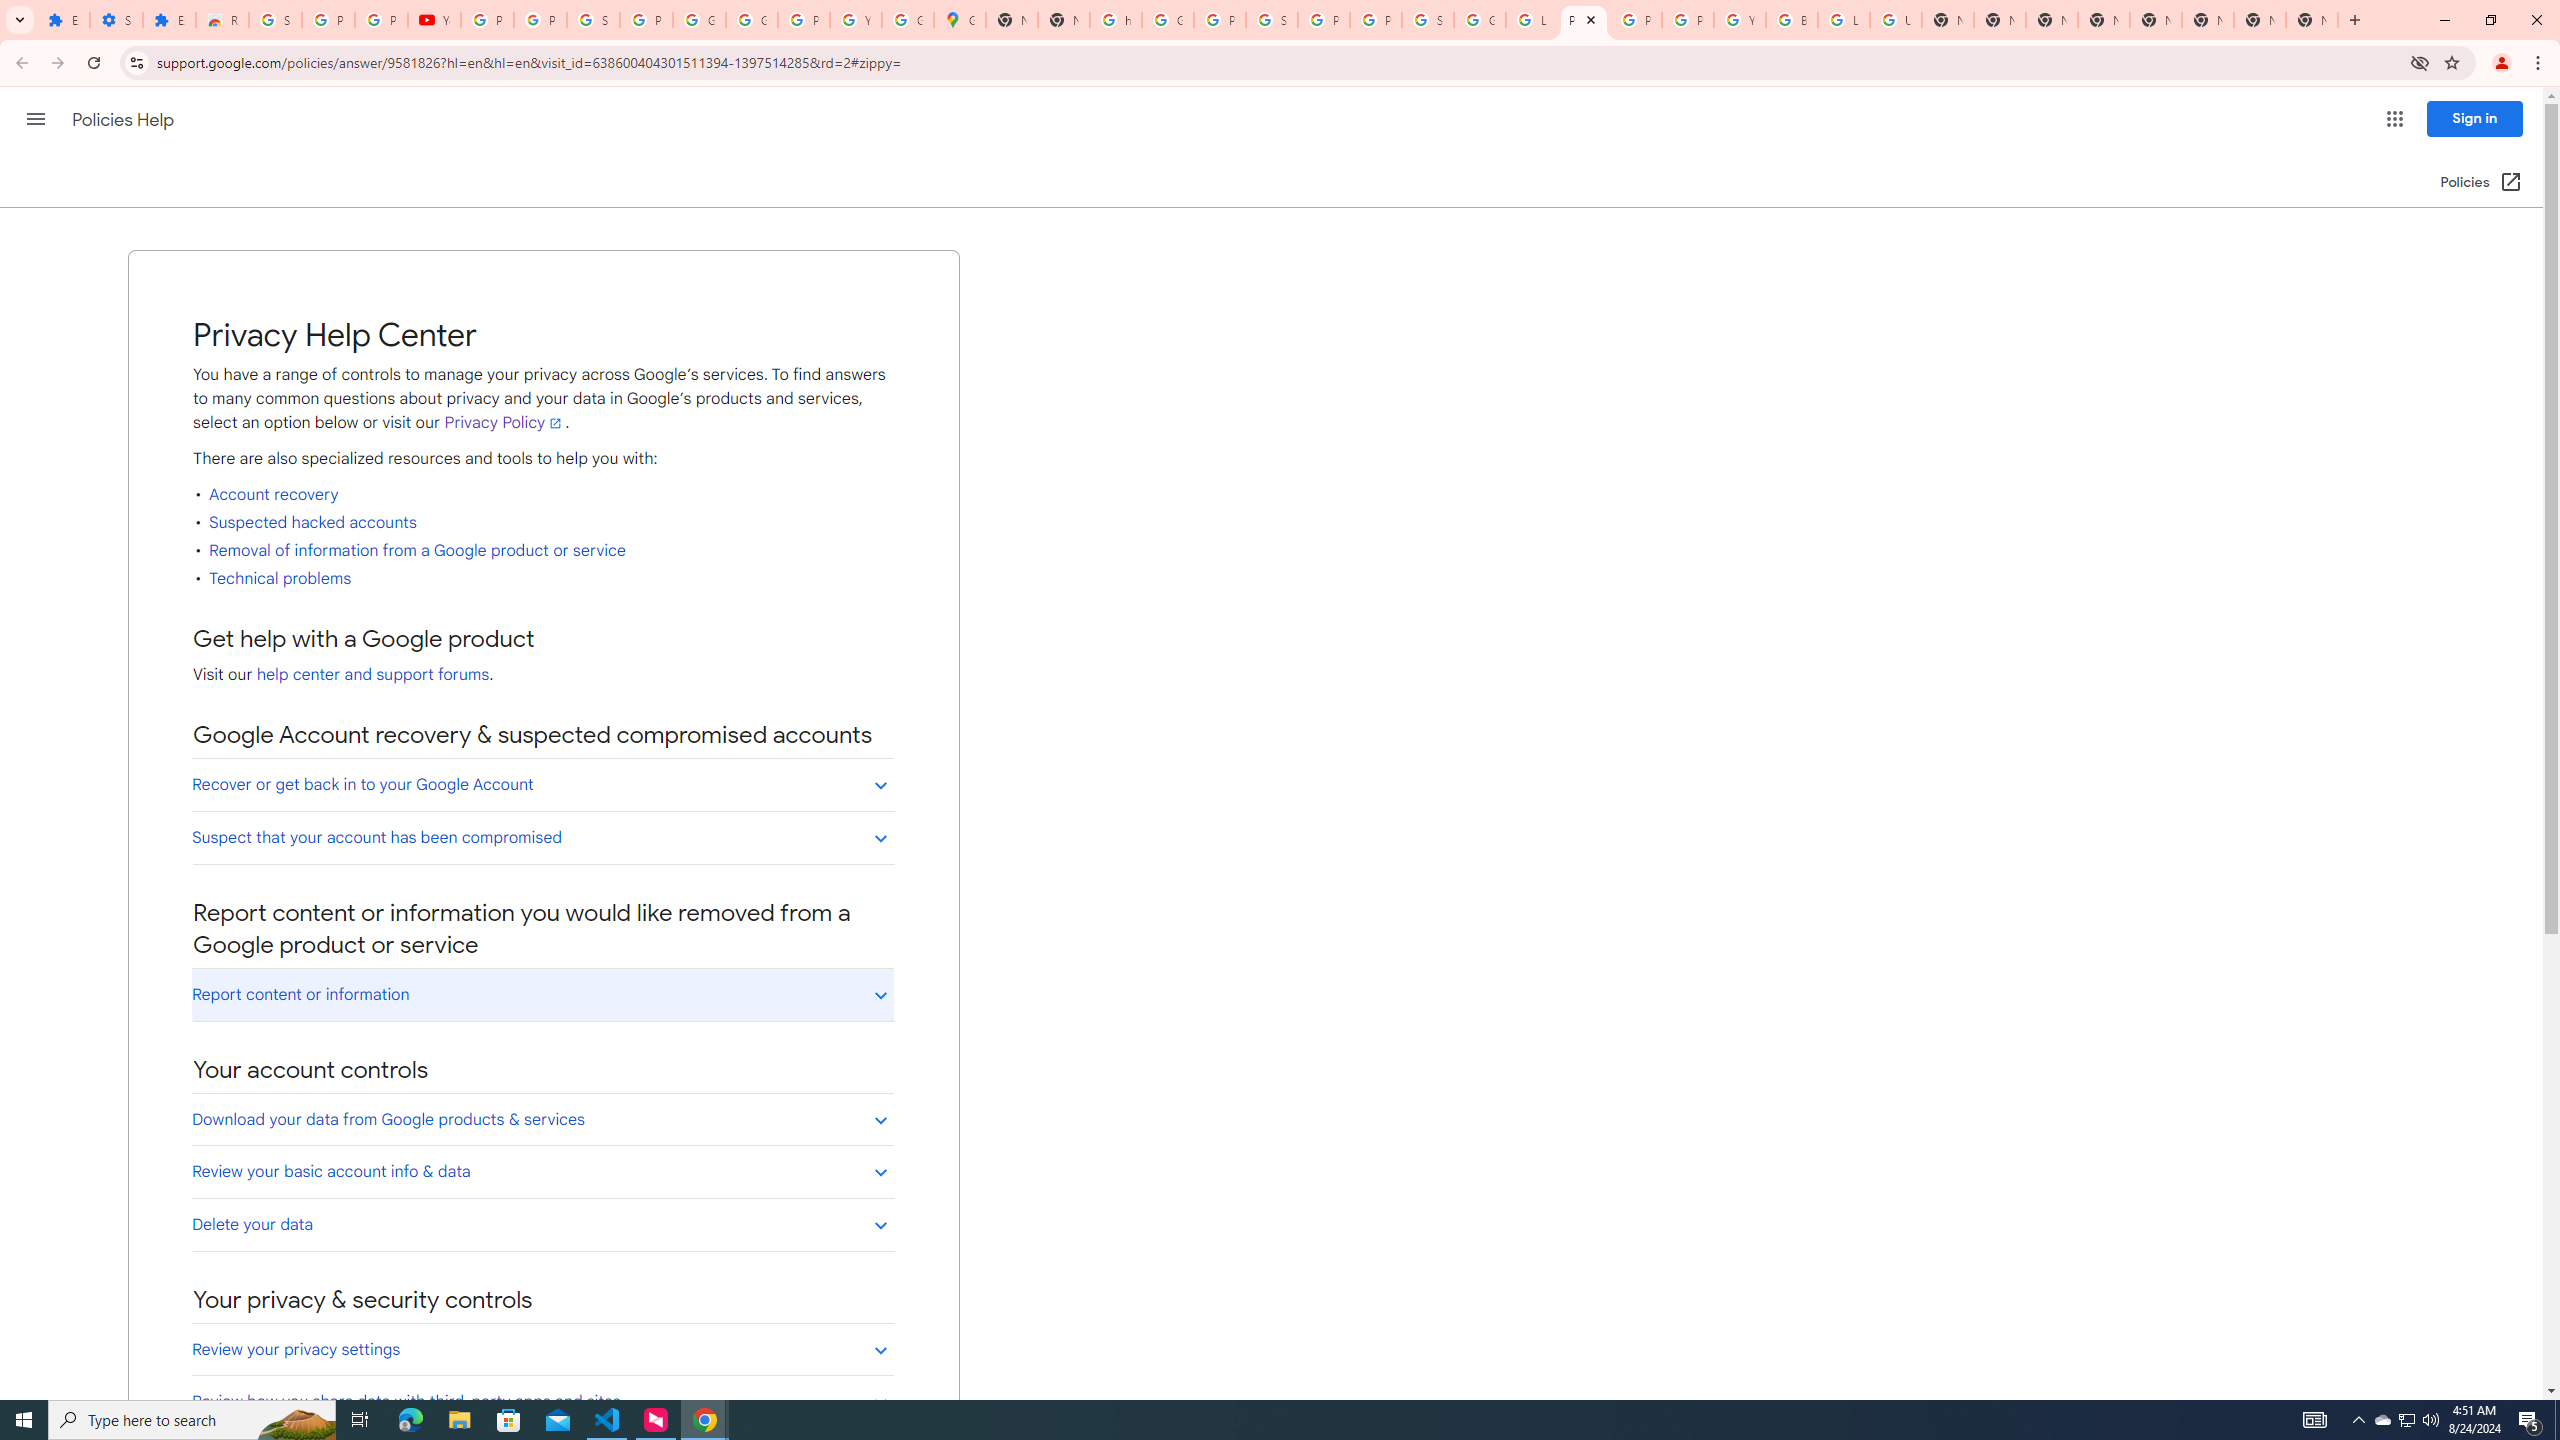 This screenshot has height=1440, width=2560. Describe the element at coordinates (2393, 118) in the screenshot. I see `'Google apps'` at that location.